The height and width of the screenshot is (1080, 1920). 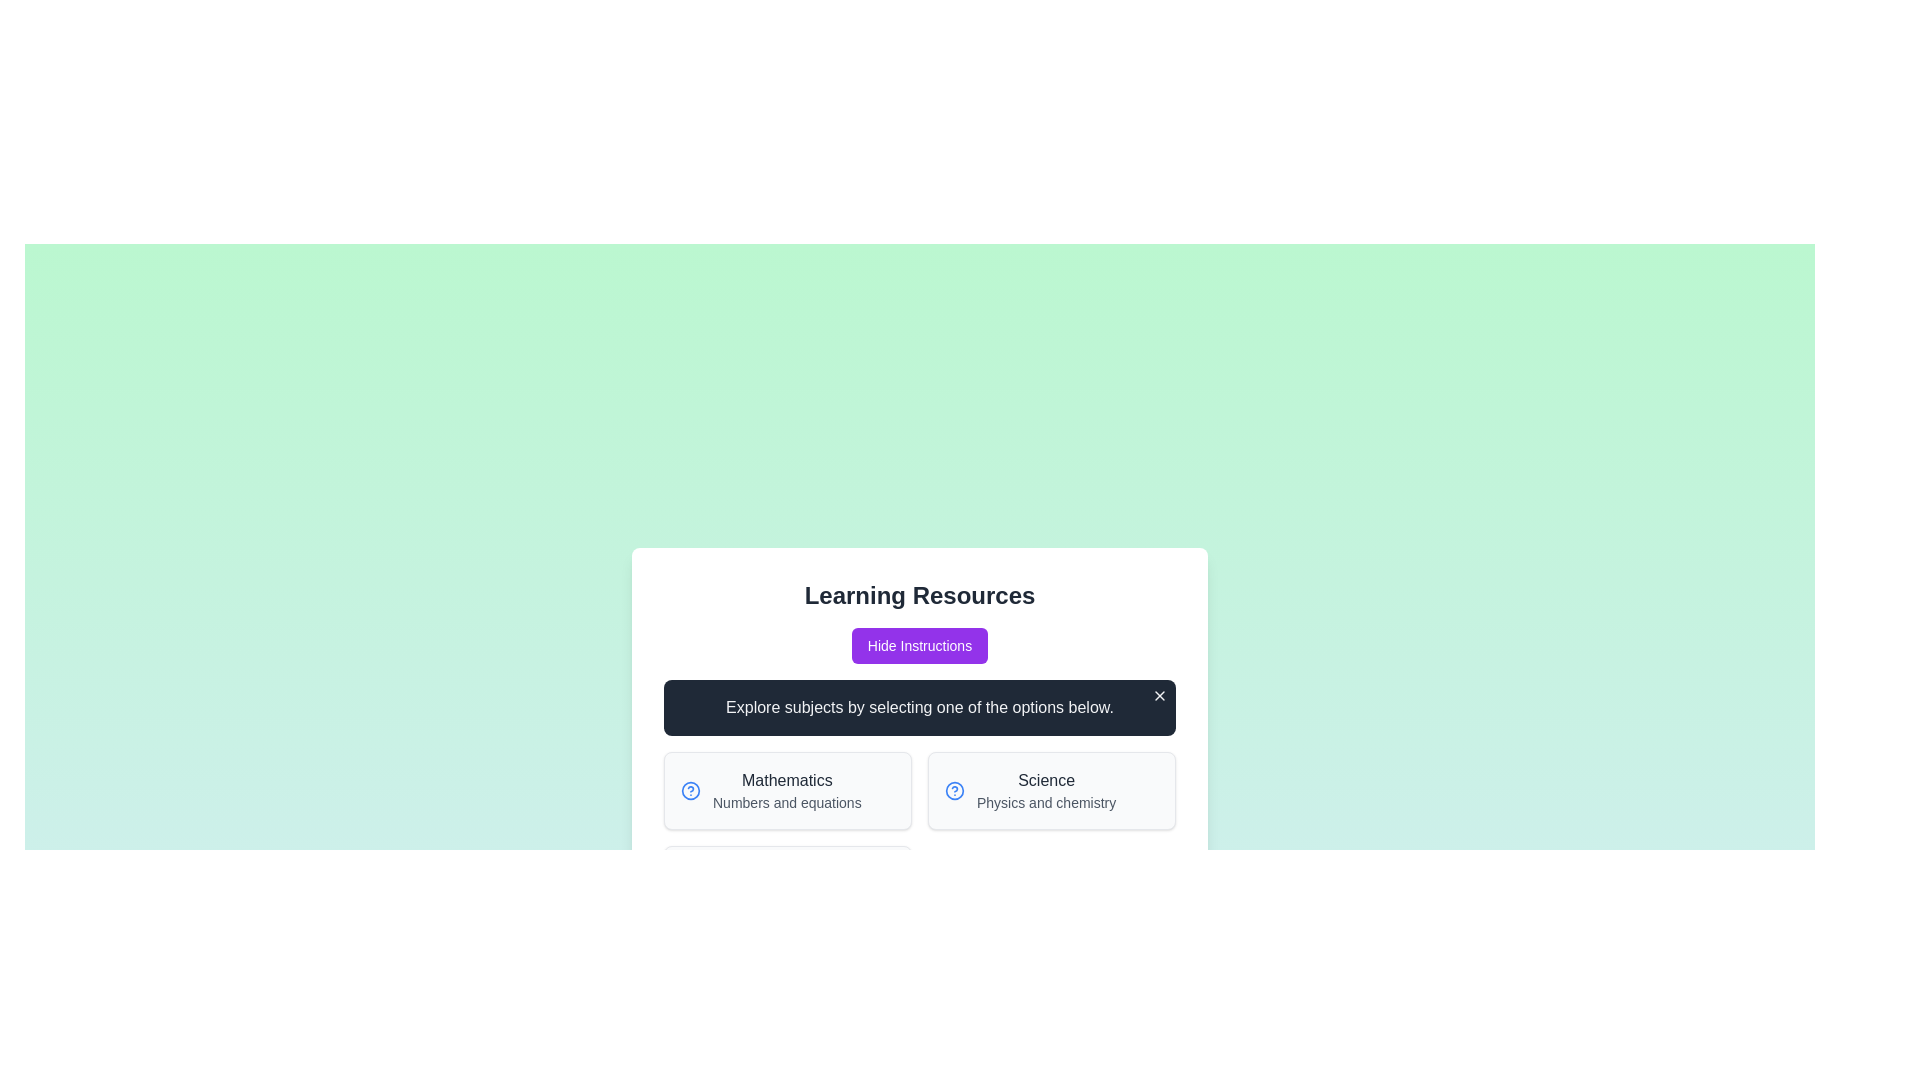 What do you see at coordinates (1160, 694) in the screenshot?
I see `the close button with a white cross (X) located in the upper-right corner of the dark rectangular area containing the instructional text to change its color` at bounding box center [1160, 694].